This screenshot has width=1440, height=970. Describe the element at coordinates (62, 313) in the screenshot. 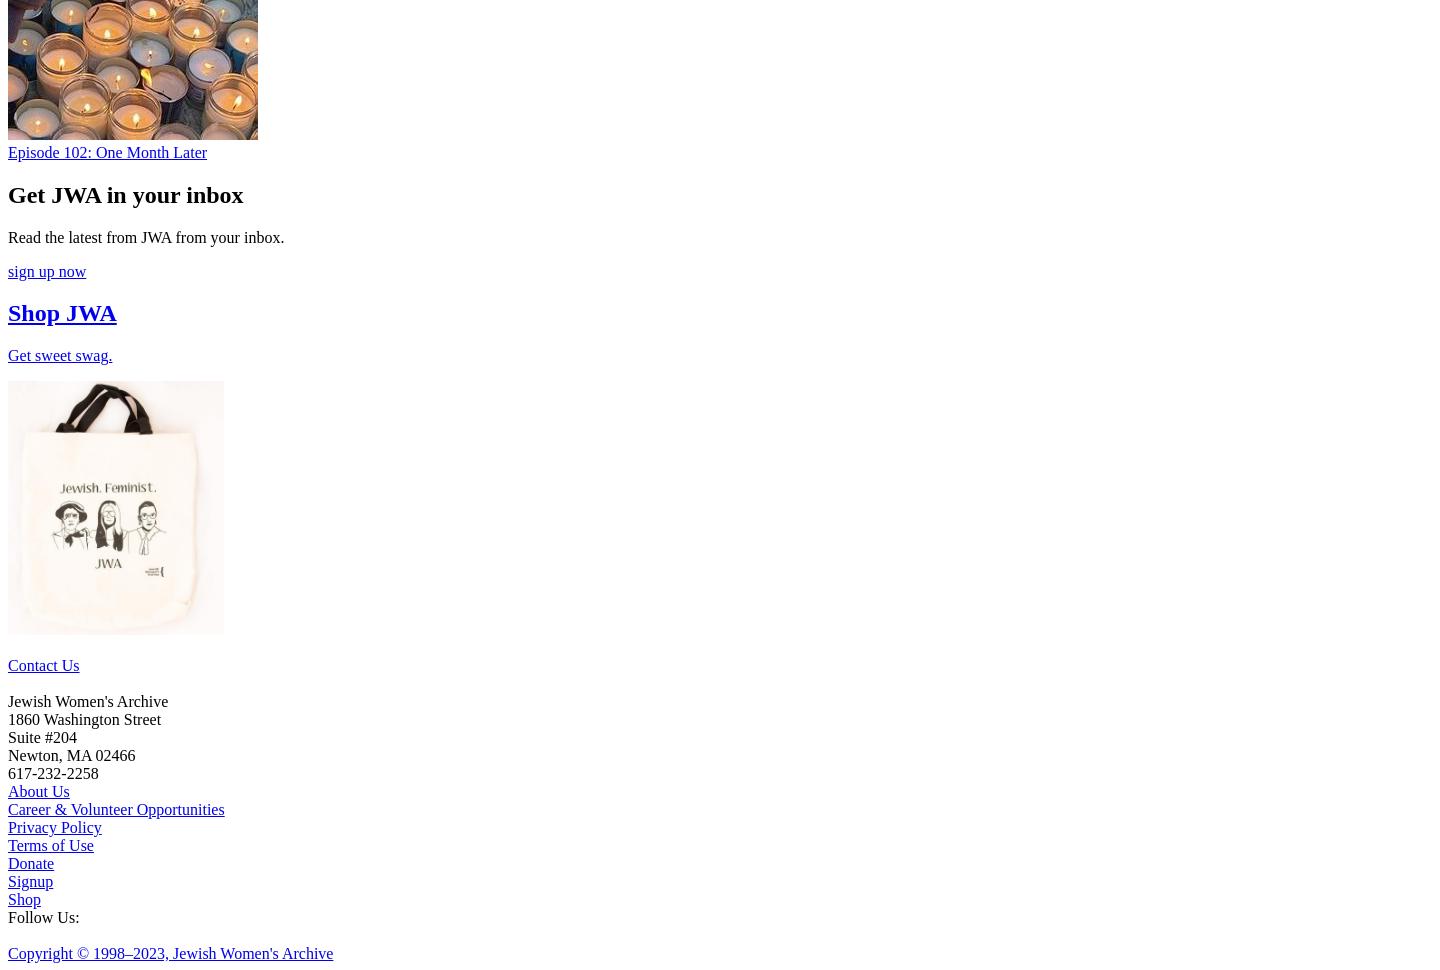

I see `'Shop JWA'` at that location.